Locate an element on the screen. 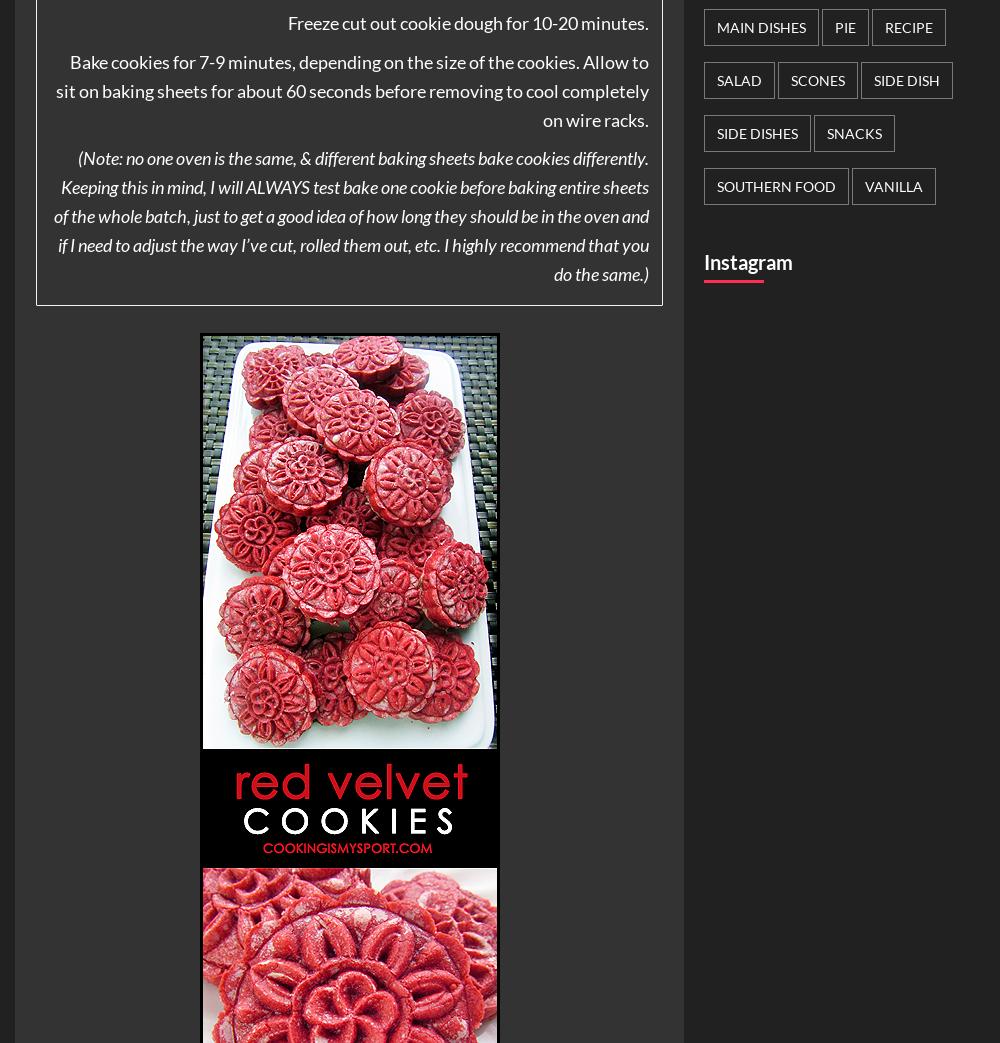  'Snacks' is located at coordinates (853, 132).